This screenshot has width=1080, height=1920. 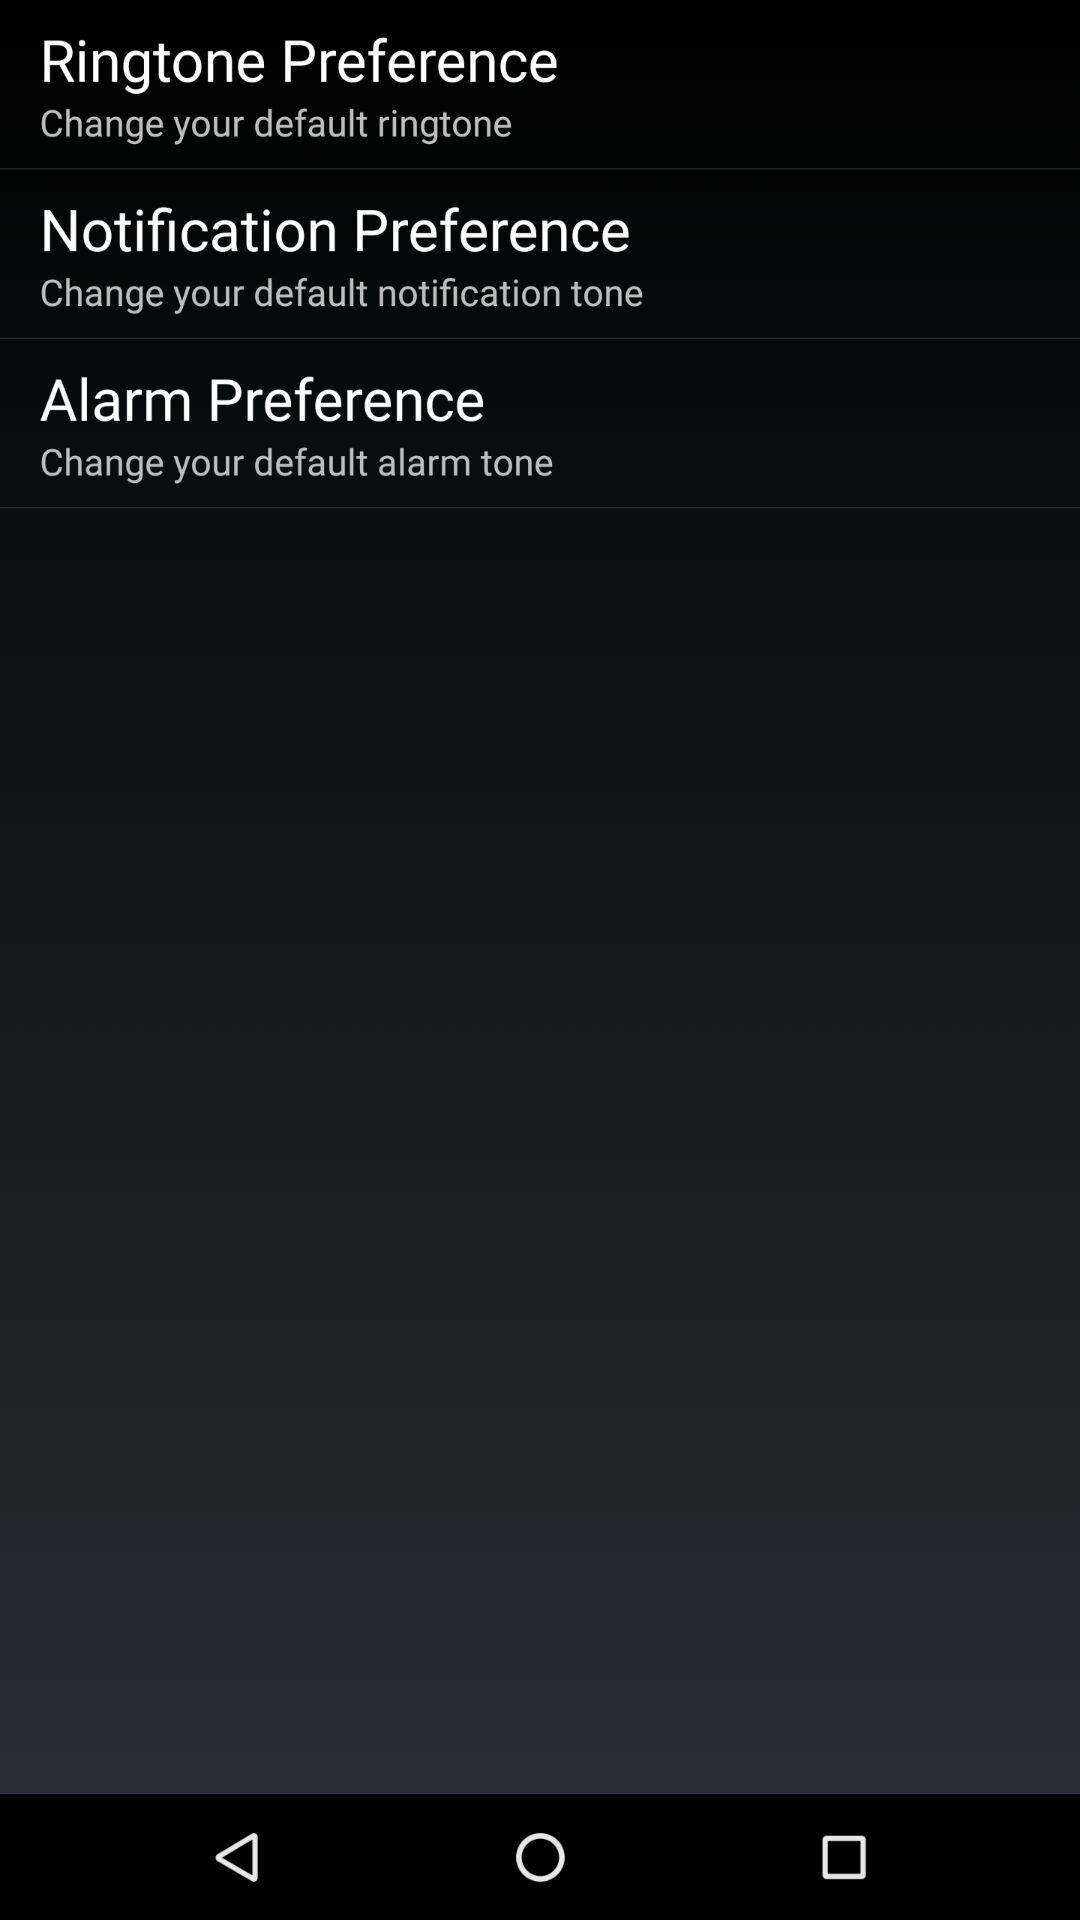 I want to click on ringtone preference, so click(x=299, y=58).